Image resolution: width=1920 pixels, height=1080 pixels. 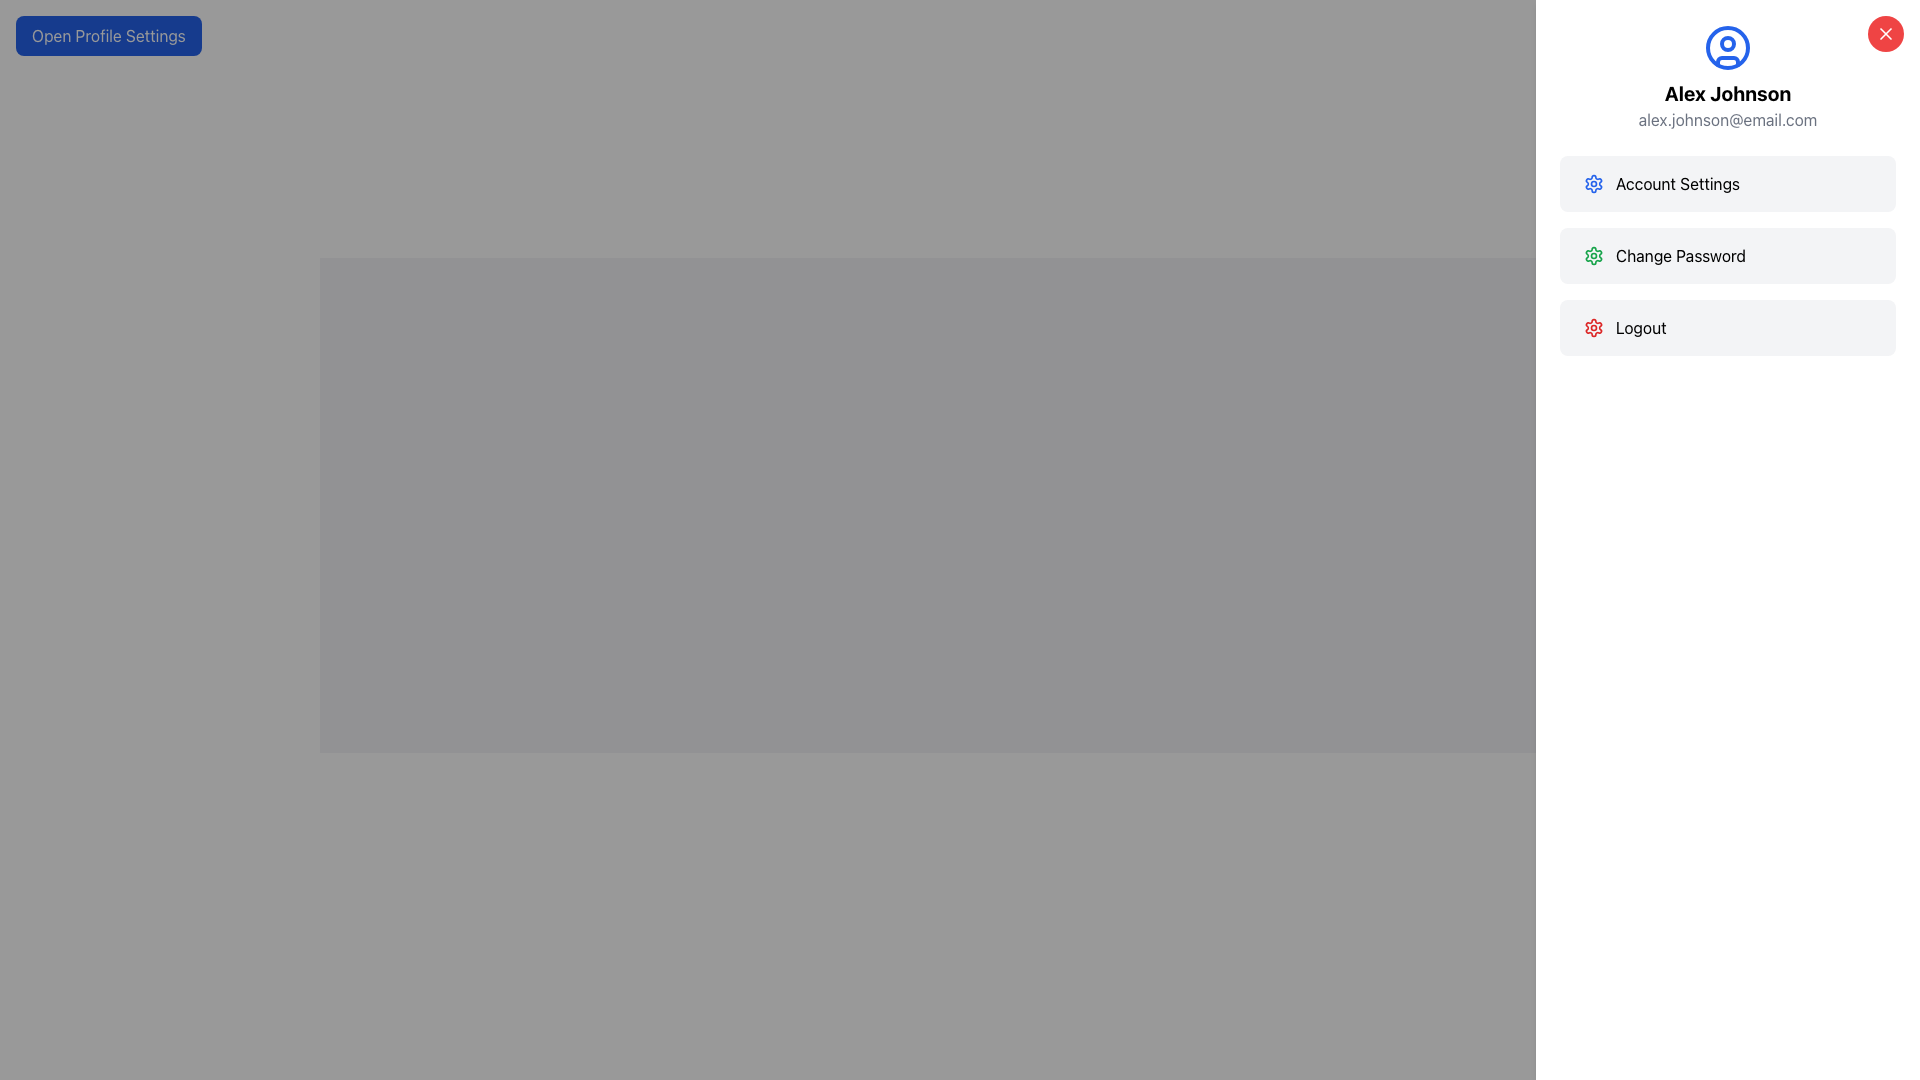 I want to click on the circular gear icon graphic with a blue outline, located to the left of the 'Account Settings' text in the user profile settings menu, so click(x=1592, y=184).